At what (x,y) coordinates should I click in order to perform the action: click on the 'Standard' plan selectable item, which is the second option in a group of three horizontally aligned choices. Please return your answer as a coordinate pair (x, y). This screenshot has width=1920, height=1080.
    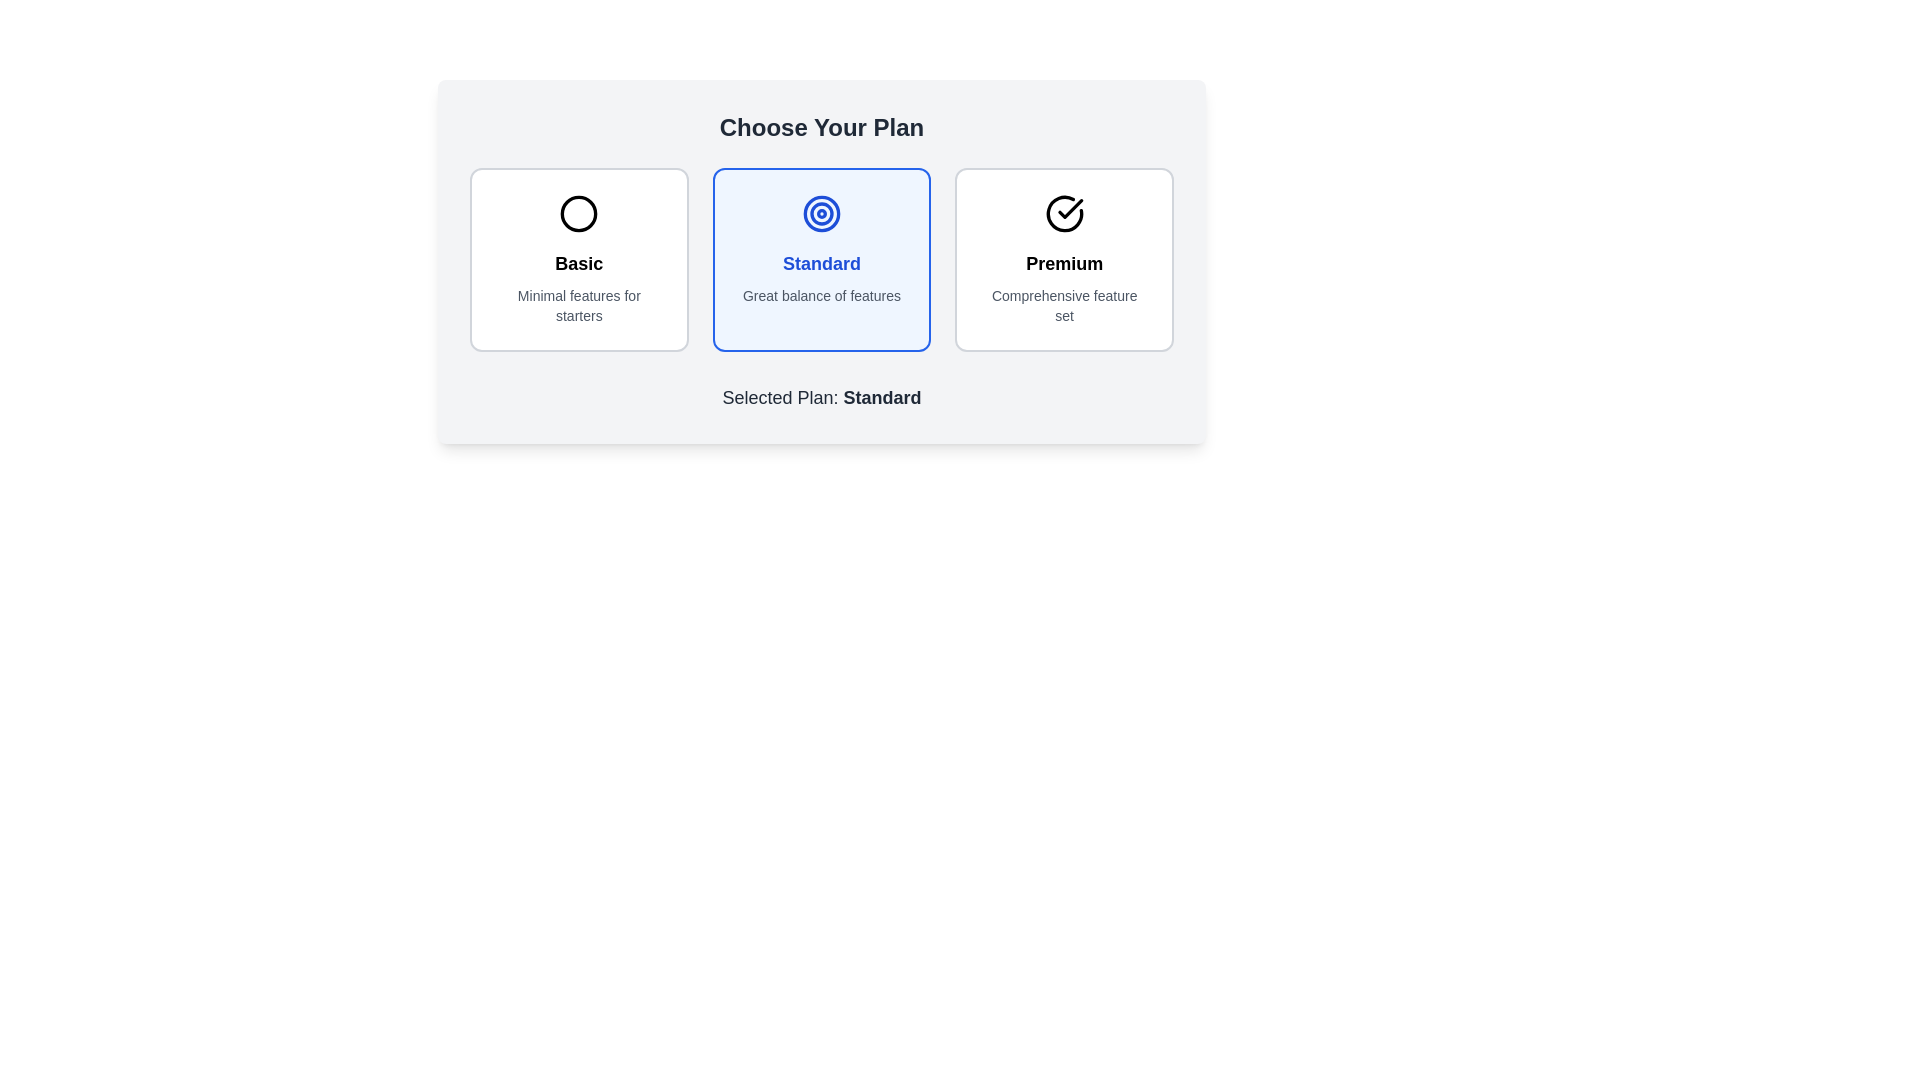
    Looking at the image, I should click on (821, 261).